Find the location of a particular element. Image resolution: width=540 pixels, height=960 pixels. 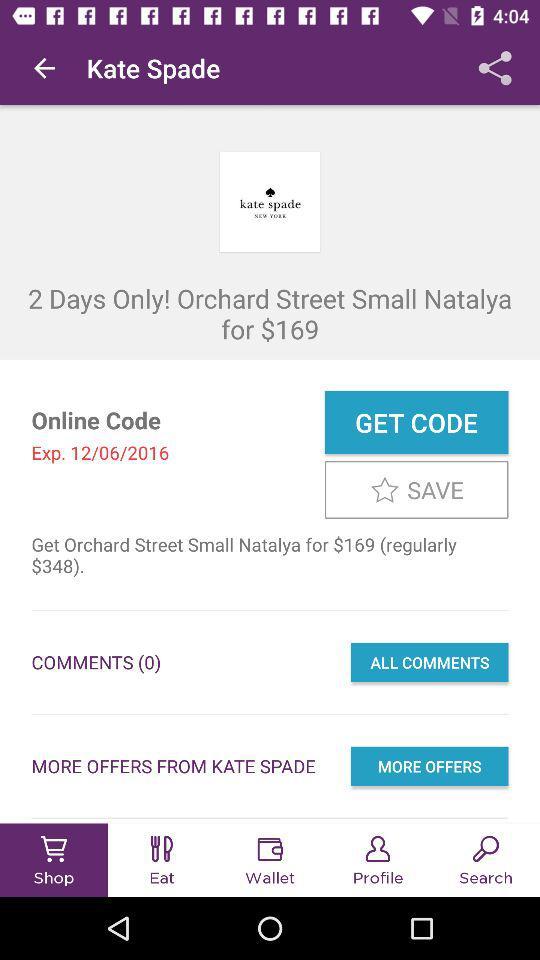

item above 2 days only icon is located at coordinates (44, 68).